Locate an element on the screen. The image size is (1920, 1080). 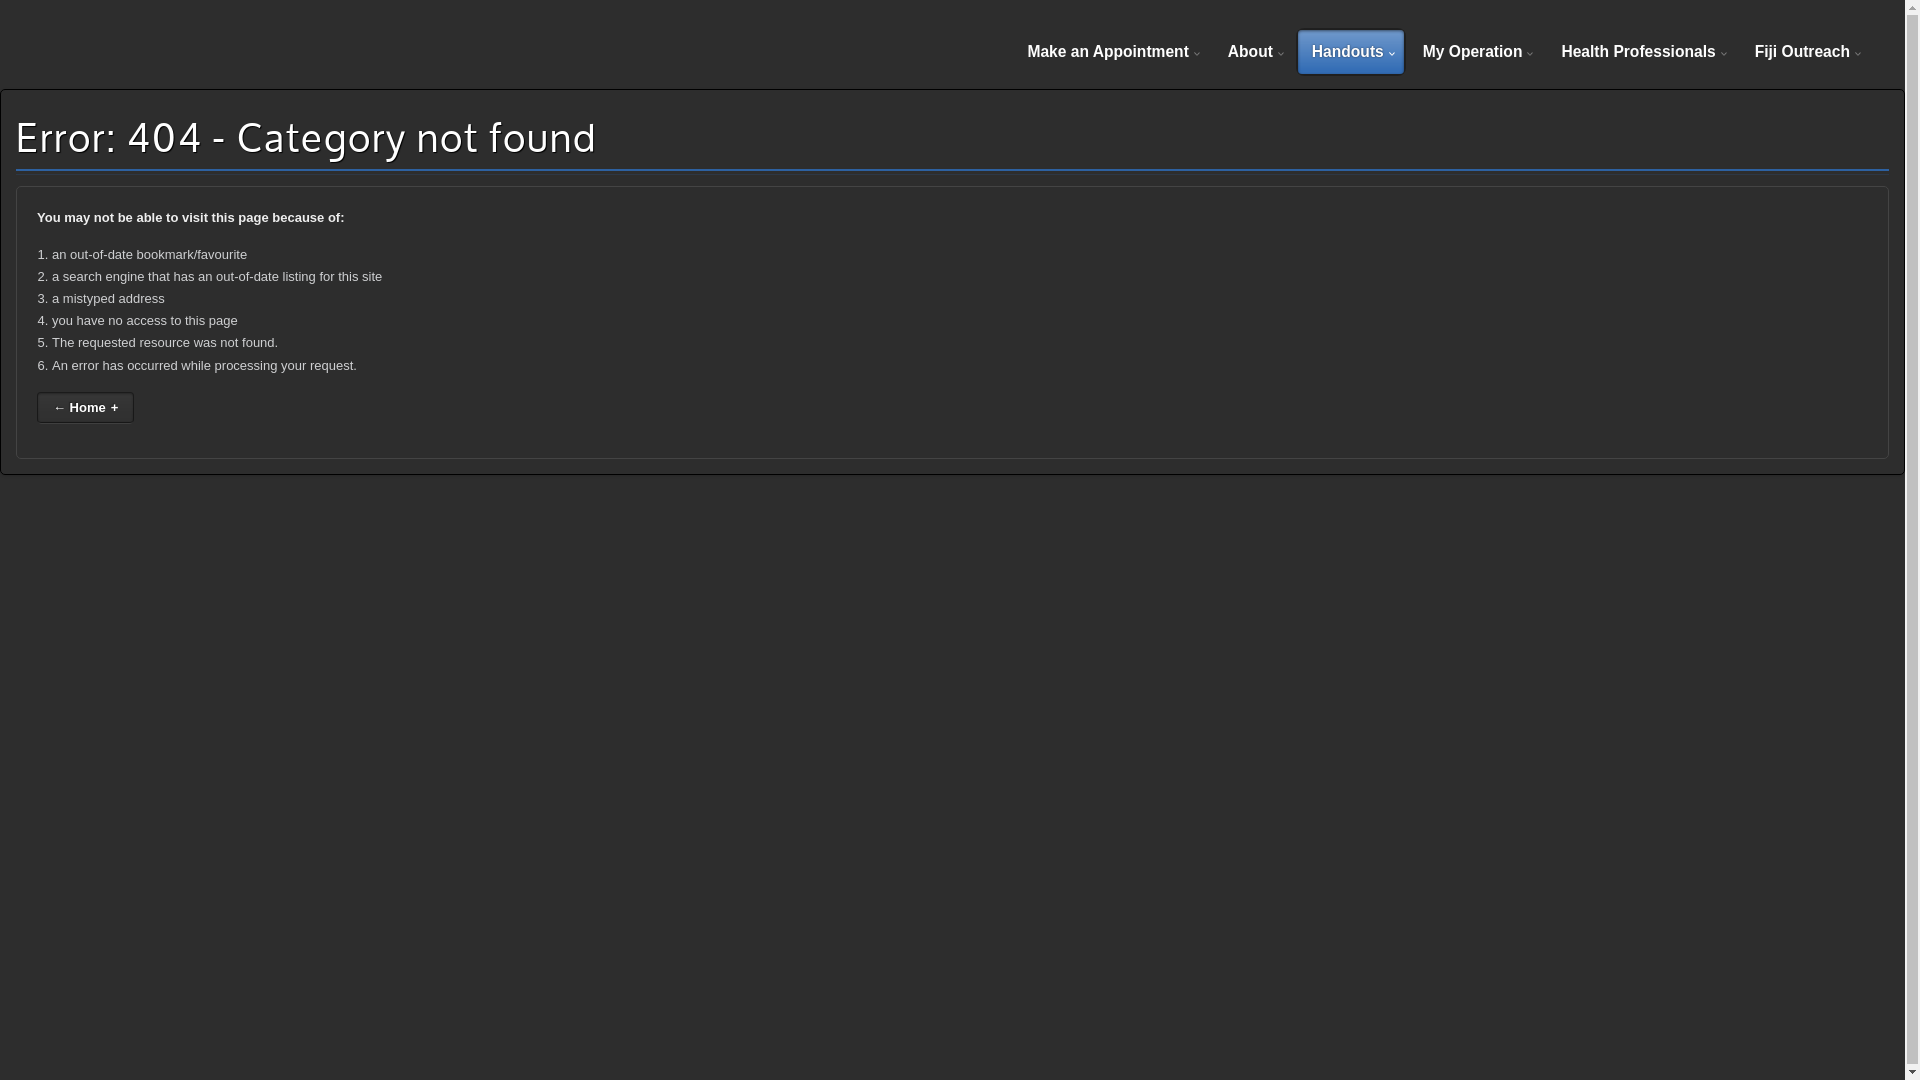
'Handouts' is located at coordinates (1350, 50).